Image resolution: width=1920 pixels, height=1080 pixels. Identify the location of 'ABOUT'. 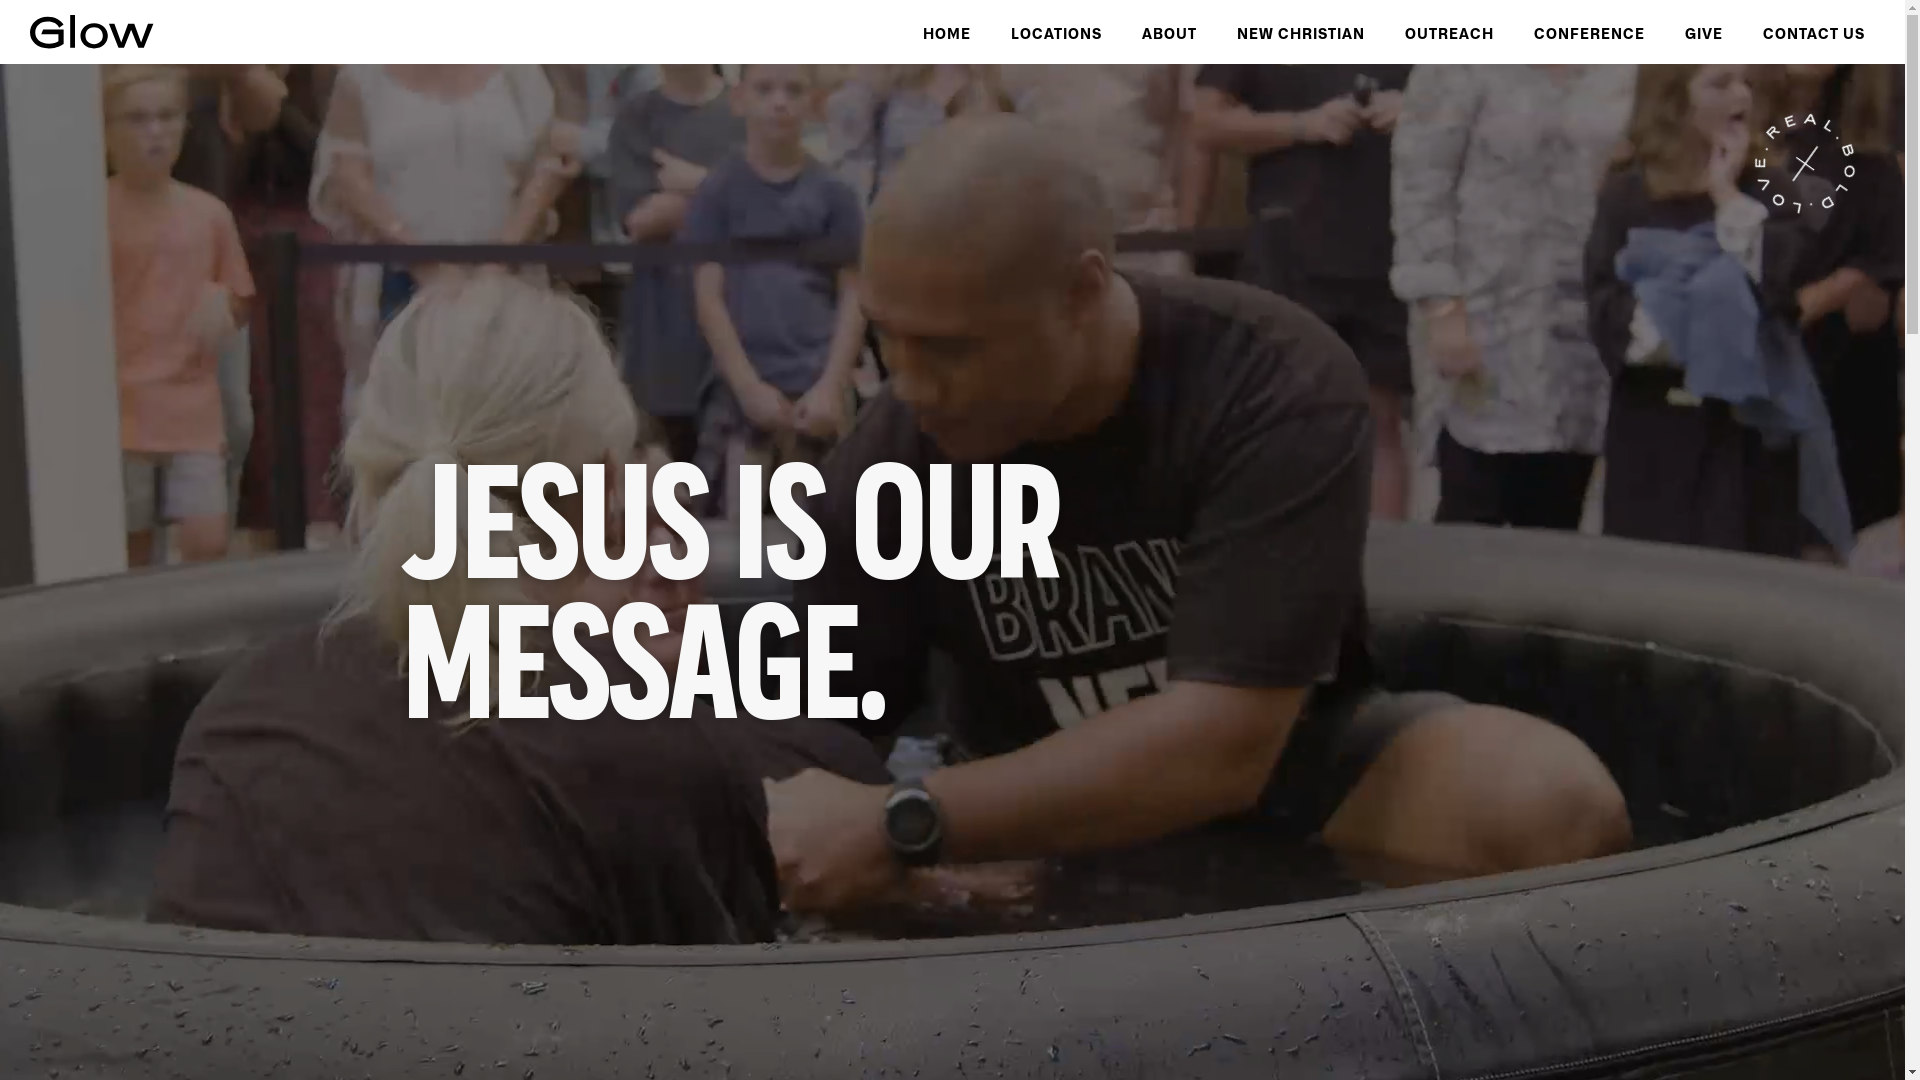
(1169, 31).